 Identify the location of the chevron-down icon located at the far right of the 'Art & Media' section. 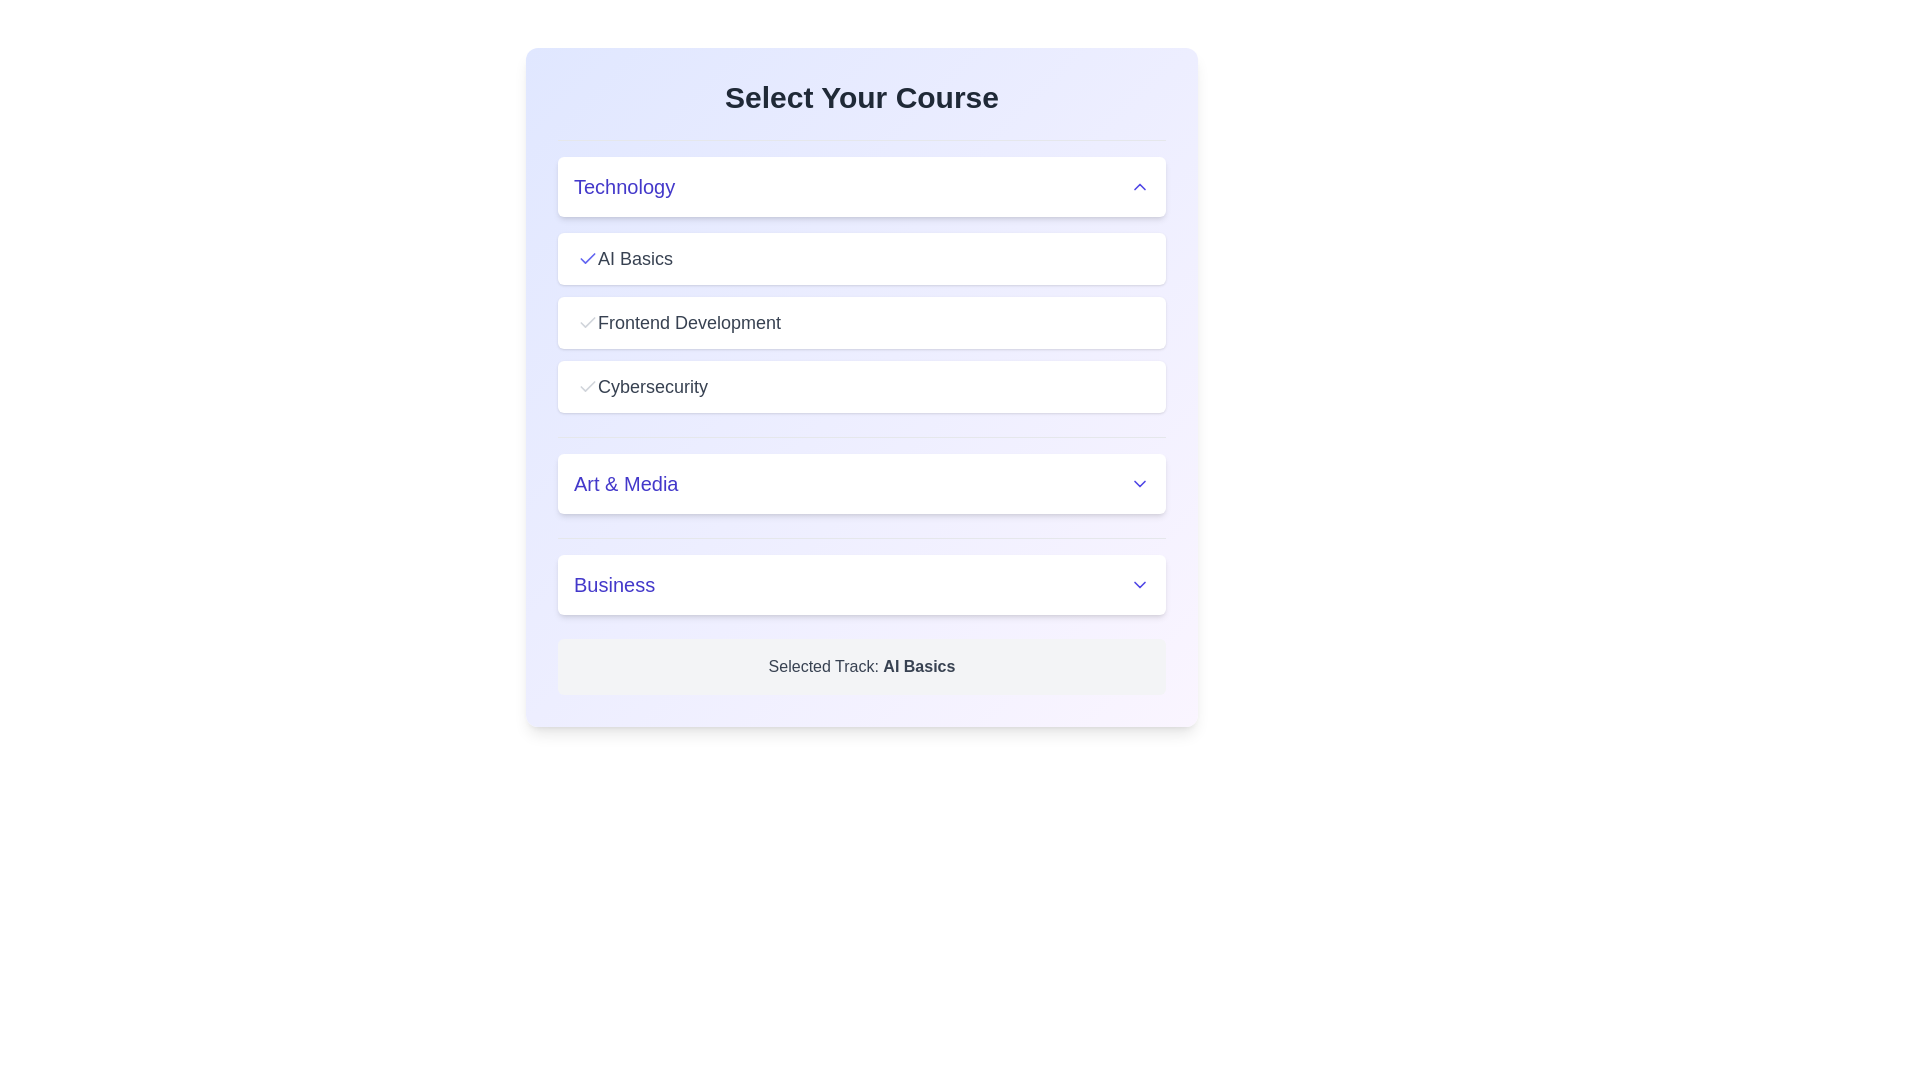
(1140, 483).